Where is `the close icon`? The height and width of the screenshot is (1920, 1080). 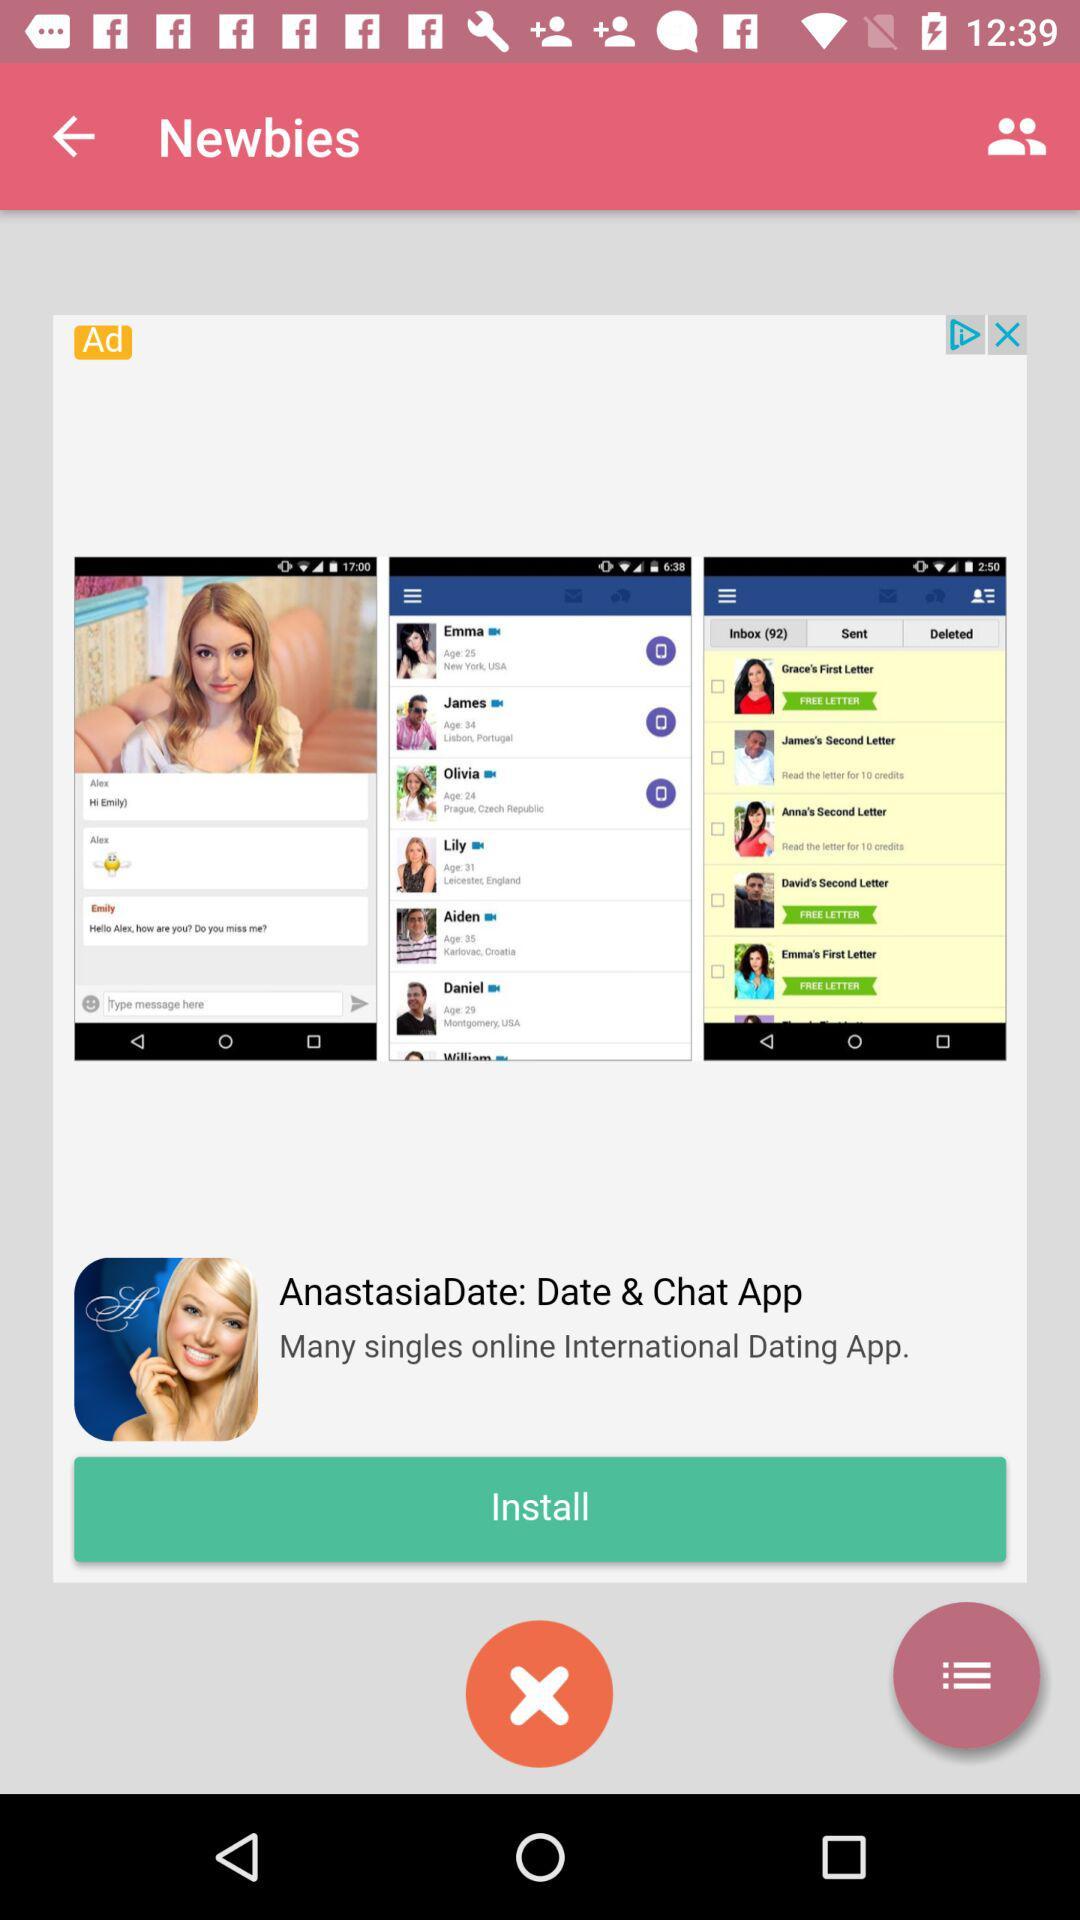 the close icon is located at coordinates (538, 1692).